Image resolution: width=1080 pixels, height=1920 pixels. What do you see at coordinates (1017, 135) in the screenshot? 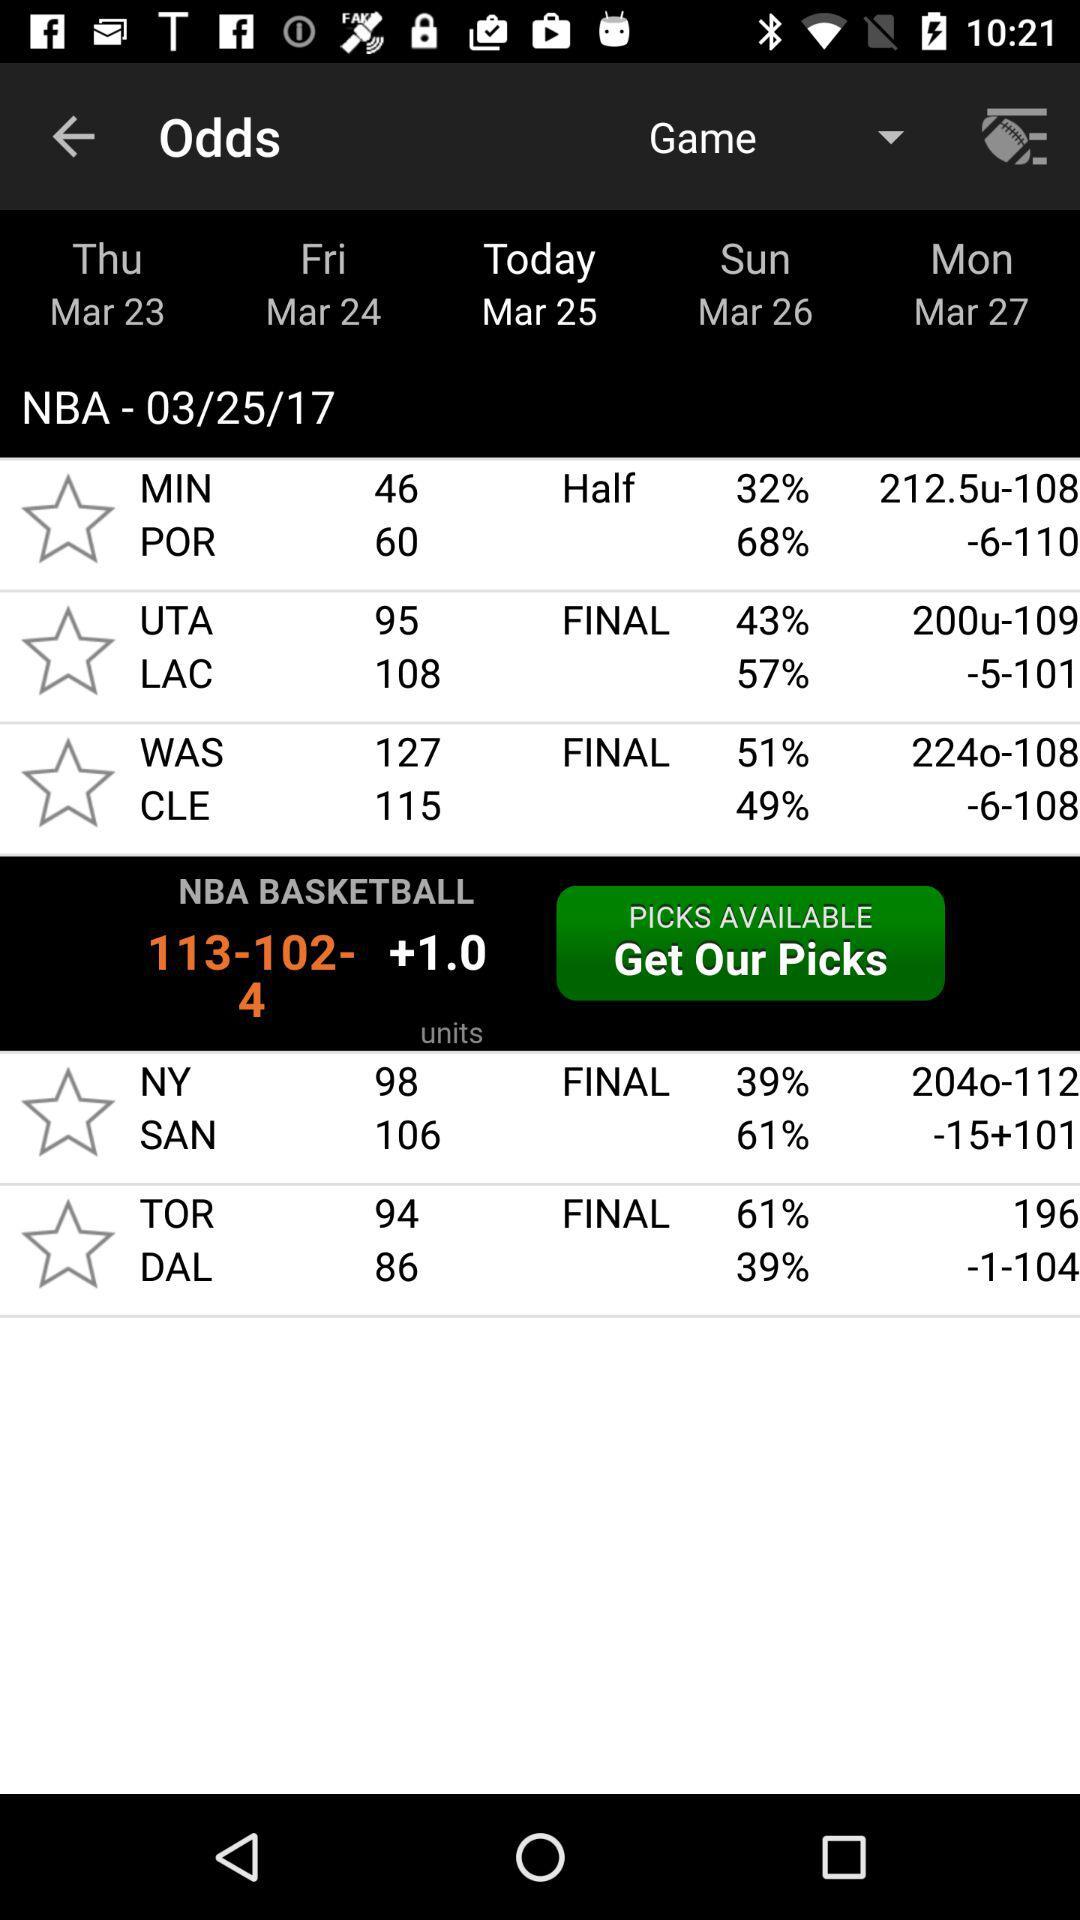
I see `open settings` at bounding box center [1017, 135].